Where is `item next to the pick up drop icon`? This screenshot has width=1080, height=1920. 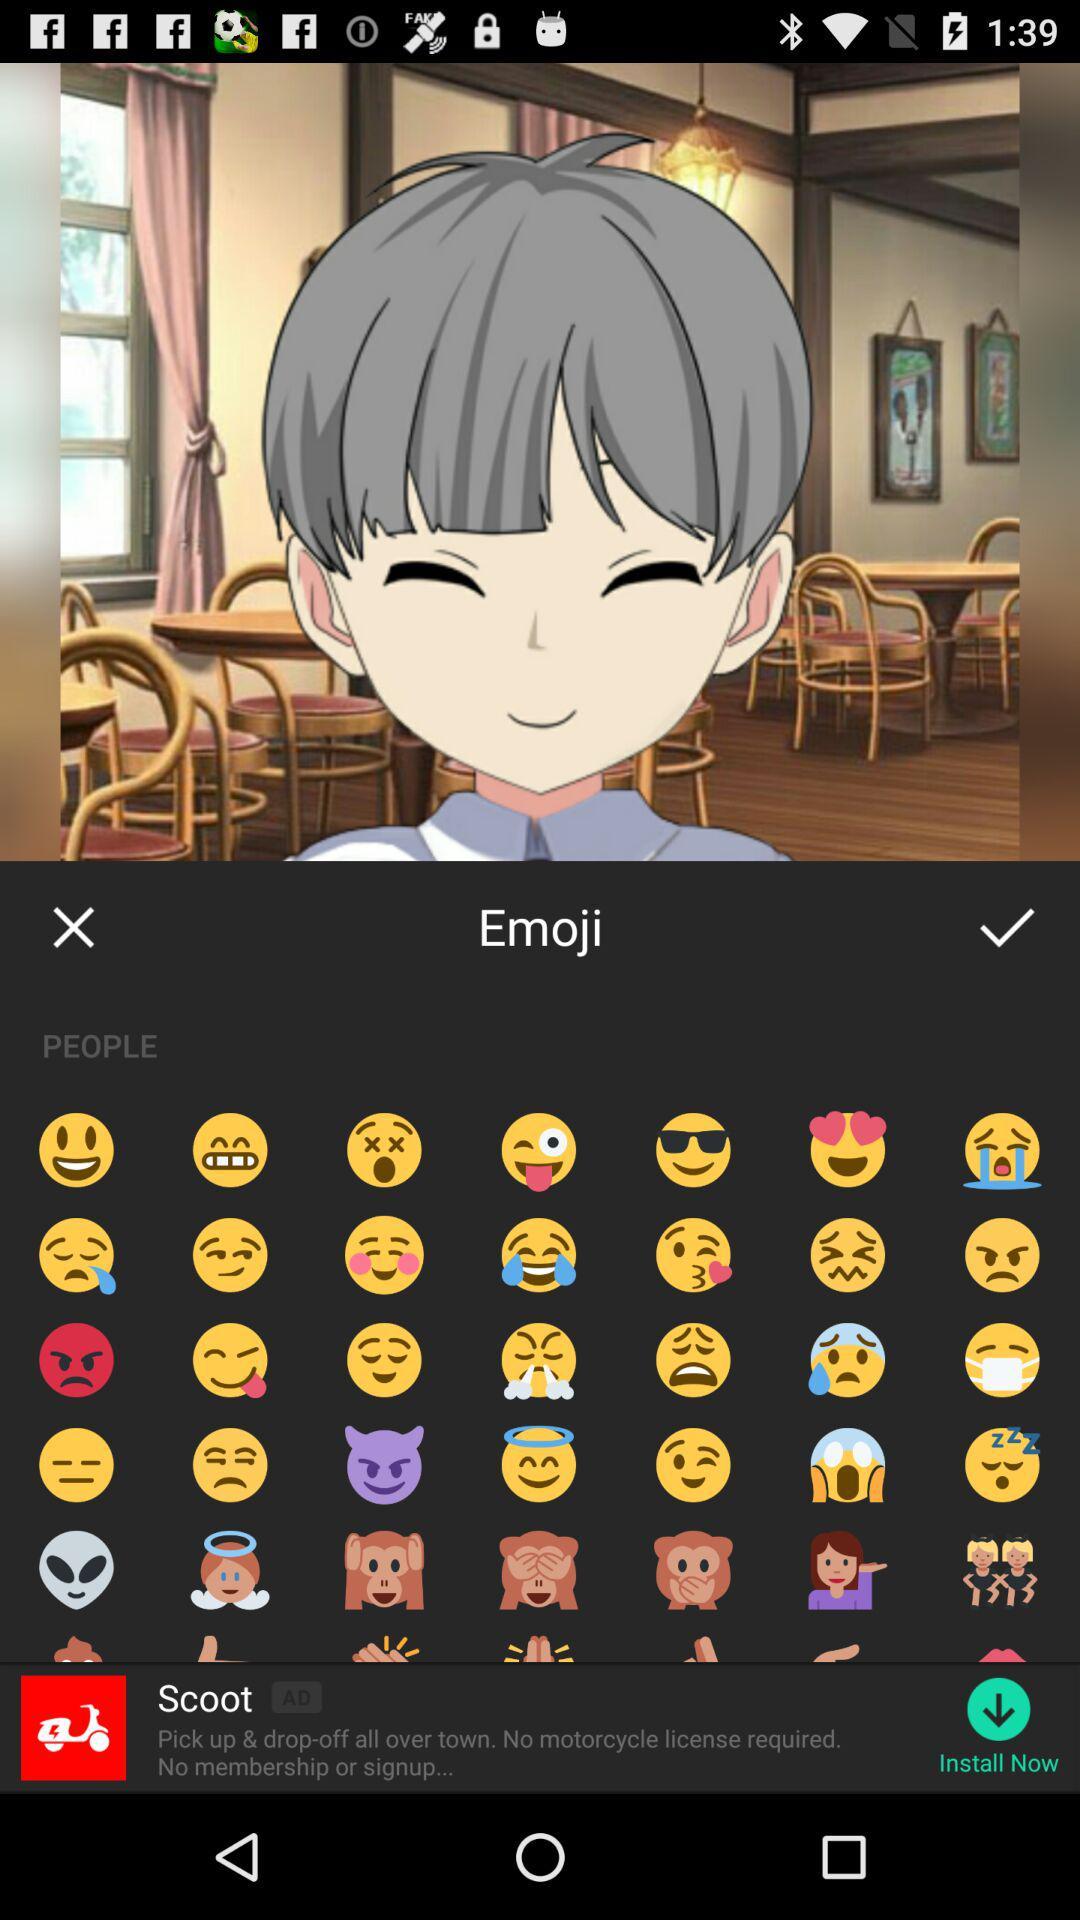
item next to the pick up drop icon is located at coordinates (999, 1762).